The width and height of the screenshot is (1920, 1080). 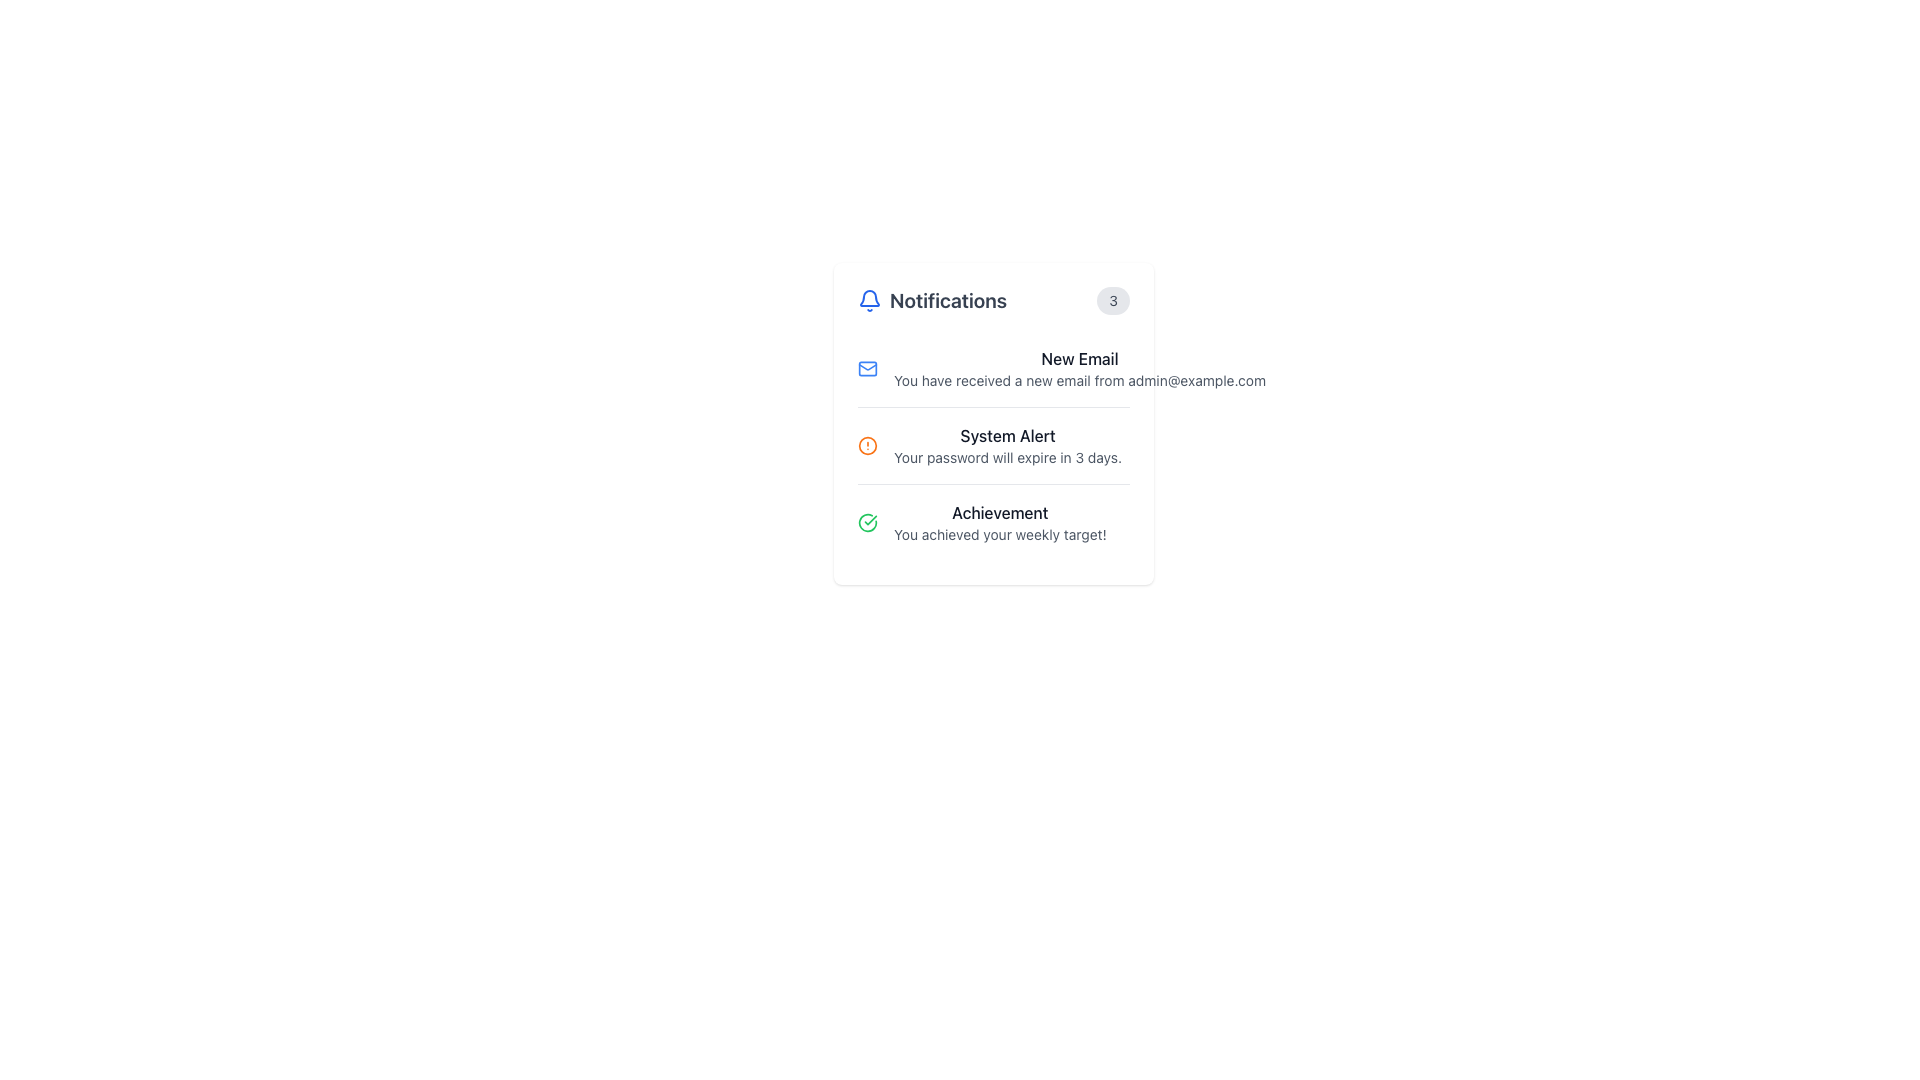 What do you see at coordinates (1079, 357) in the screenshot?
I see `the 'New Email' text label in the notification card` at bounding box center [1079, 357].